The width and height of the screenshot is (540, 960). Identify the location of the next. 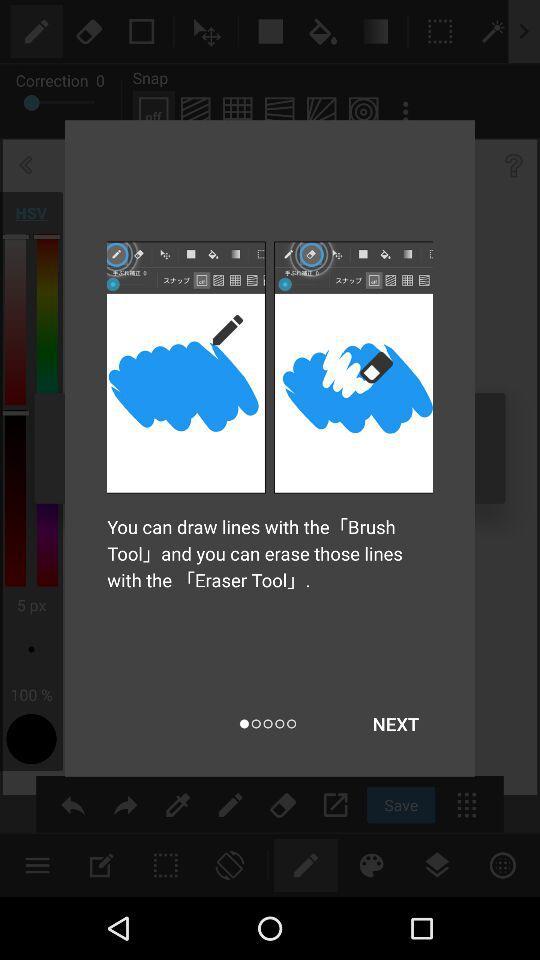
(395, 723).